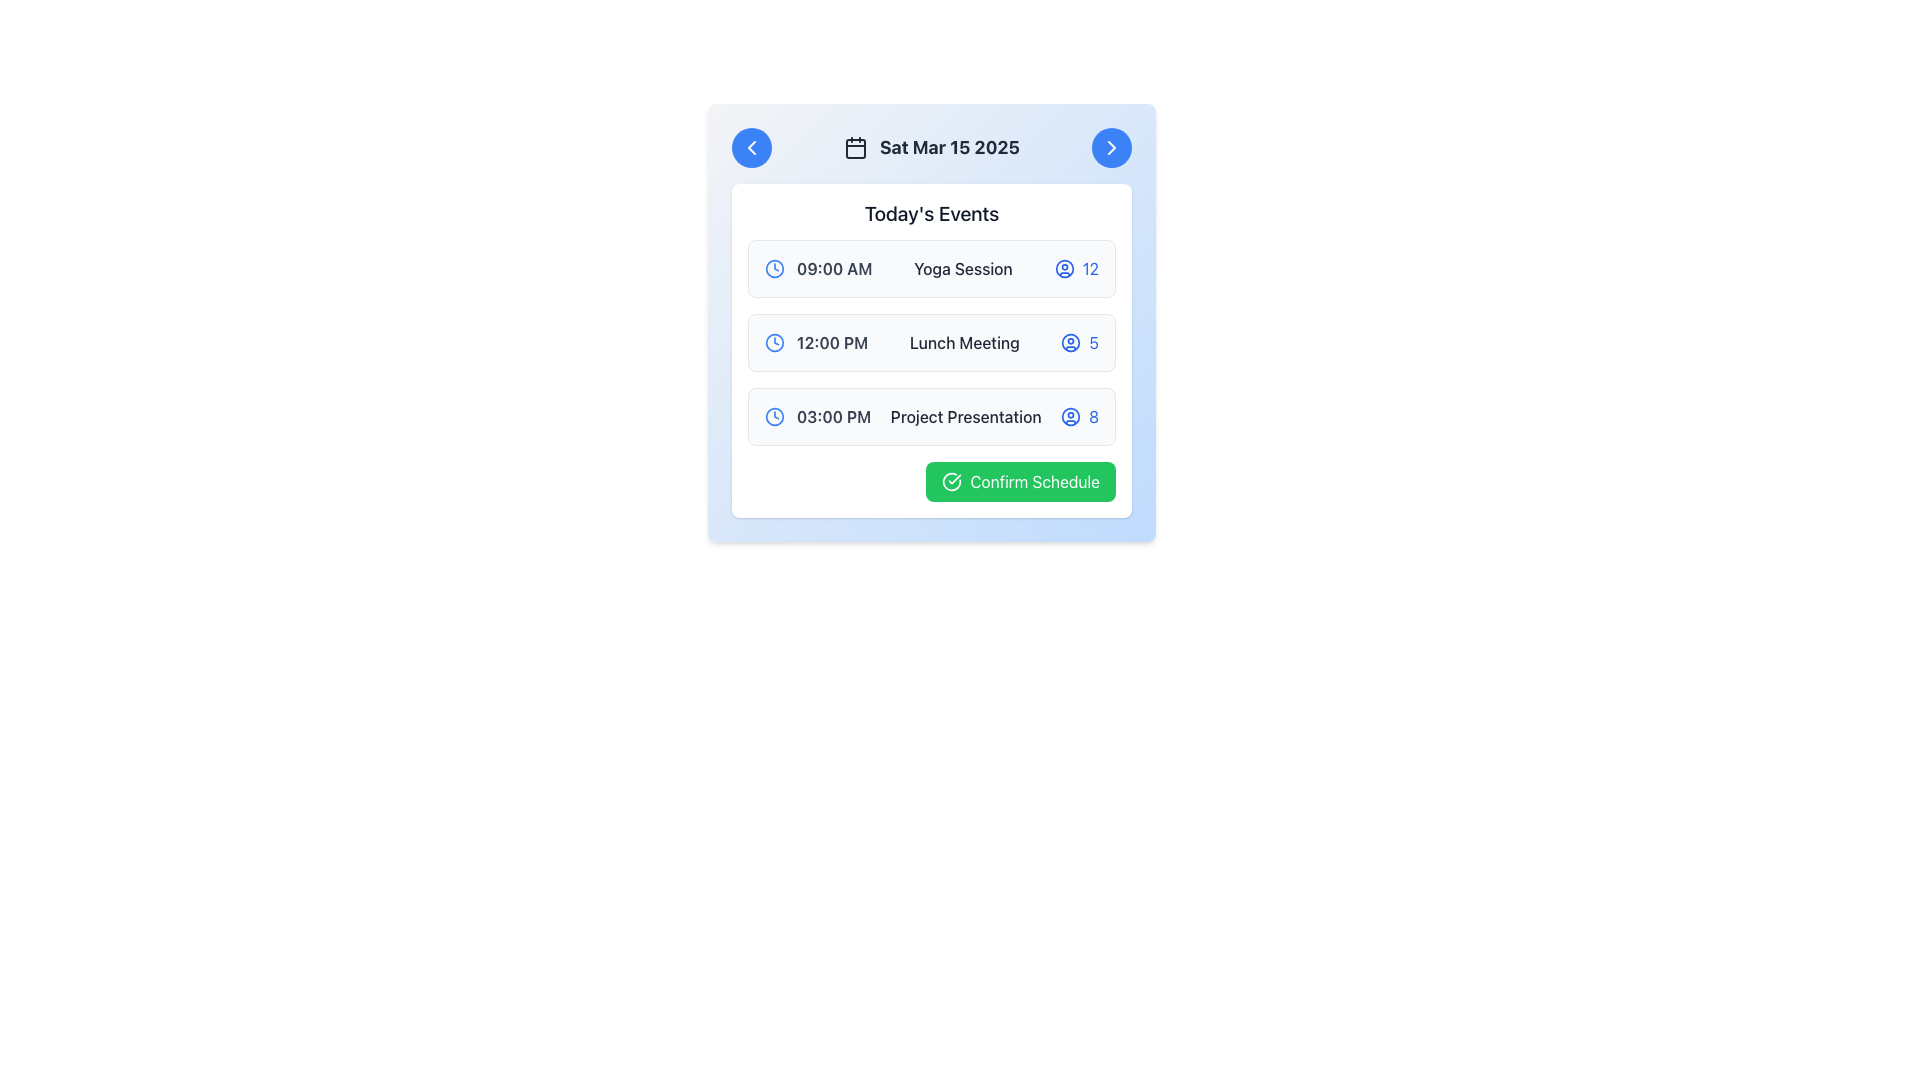  Describe the element at coordinates (930, 342) in the screenshot. I see `the second event entry in the list, which displays '12:00 PM Lunch Meeting' with a participant count of '5'` at that location.